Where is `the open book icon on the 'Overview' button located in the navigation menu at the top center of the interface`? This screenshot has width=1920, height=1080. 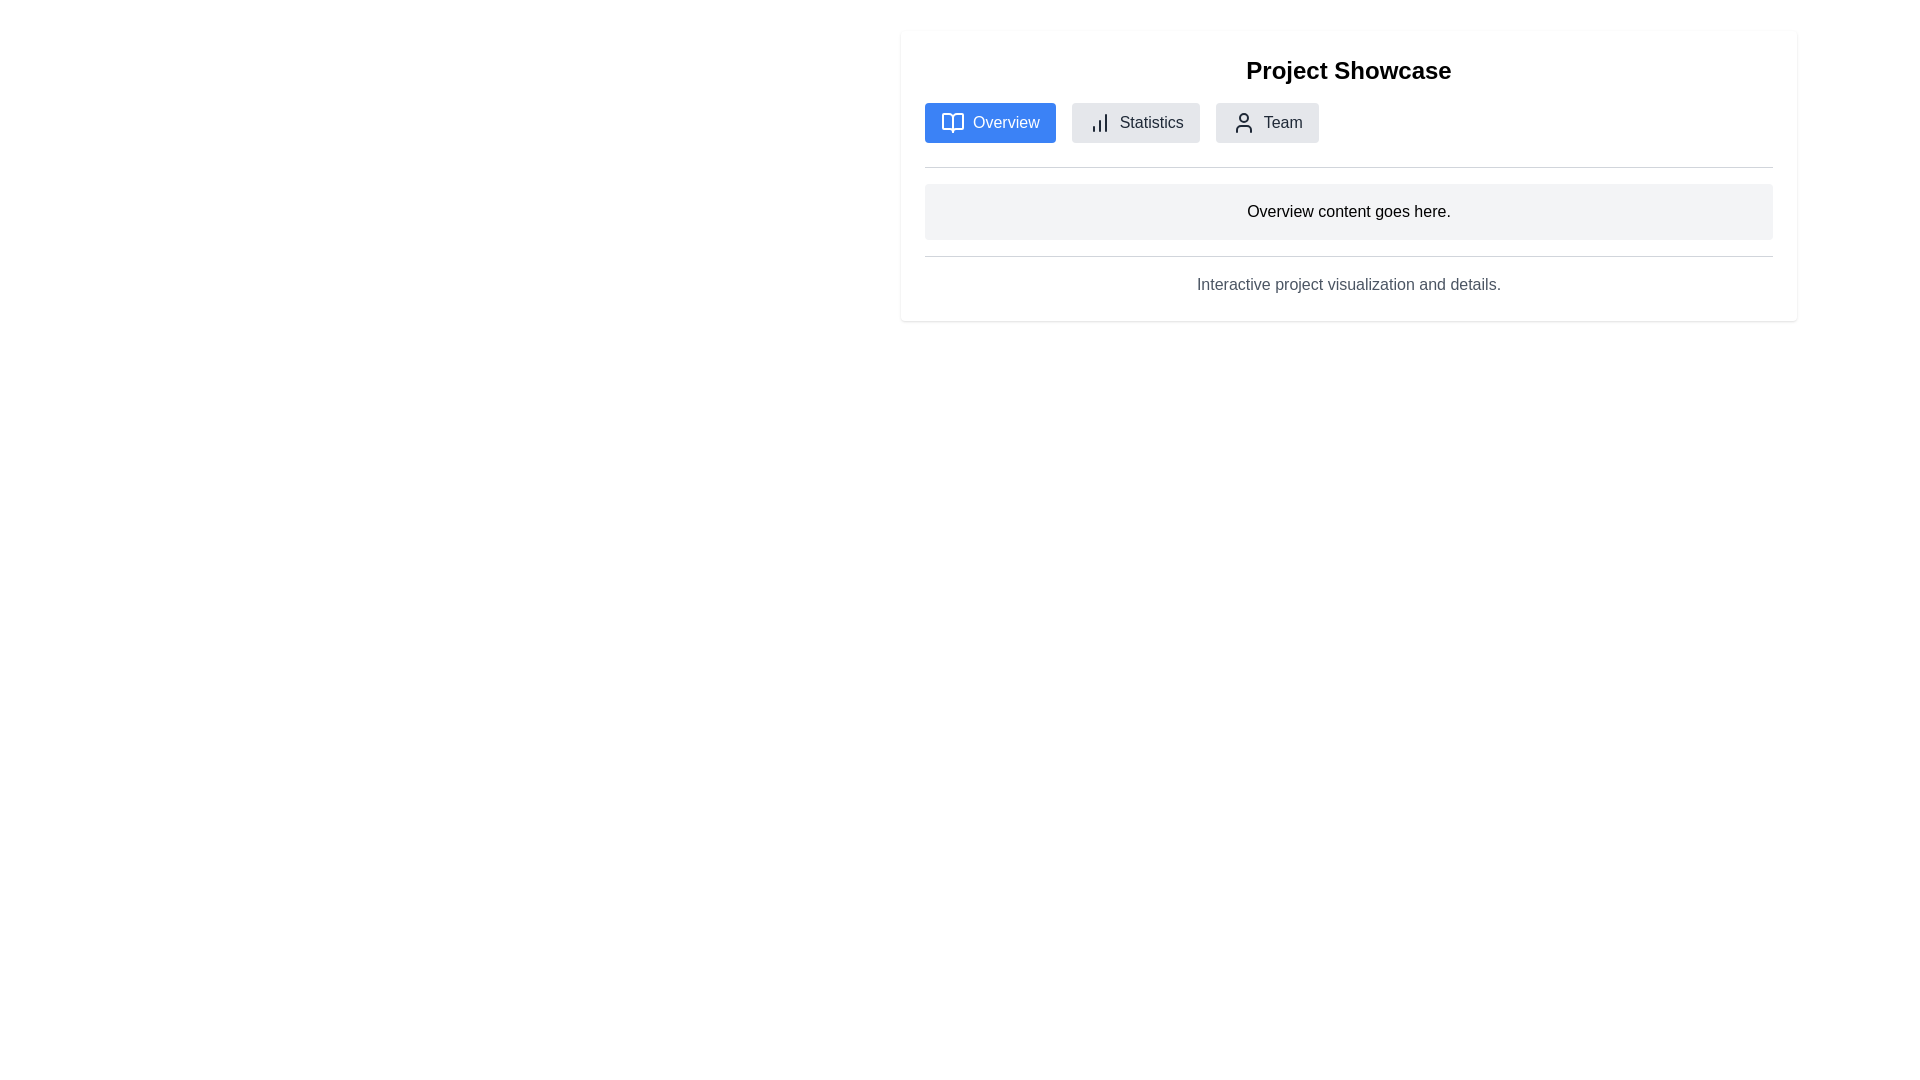
the open book icon on the 'Overview' button located in the navigation menu at the top center of the interface is located at coordinates (952, 123).